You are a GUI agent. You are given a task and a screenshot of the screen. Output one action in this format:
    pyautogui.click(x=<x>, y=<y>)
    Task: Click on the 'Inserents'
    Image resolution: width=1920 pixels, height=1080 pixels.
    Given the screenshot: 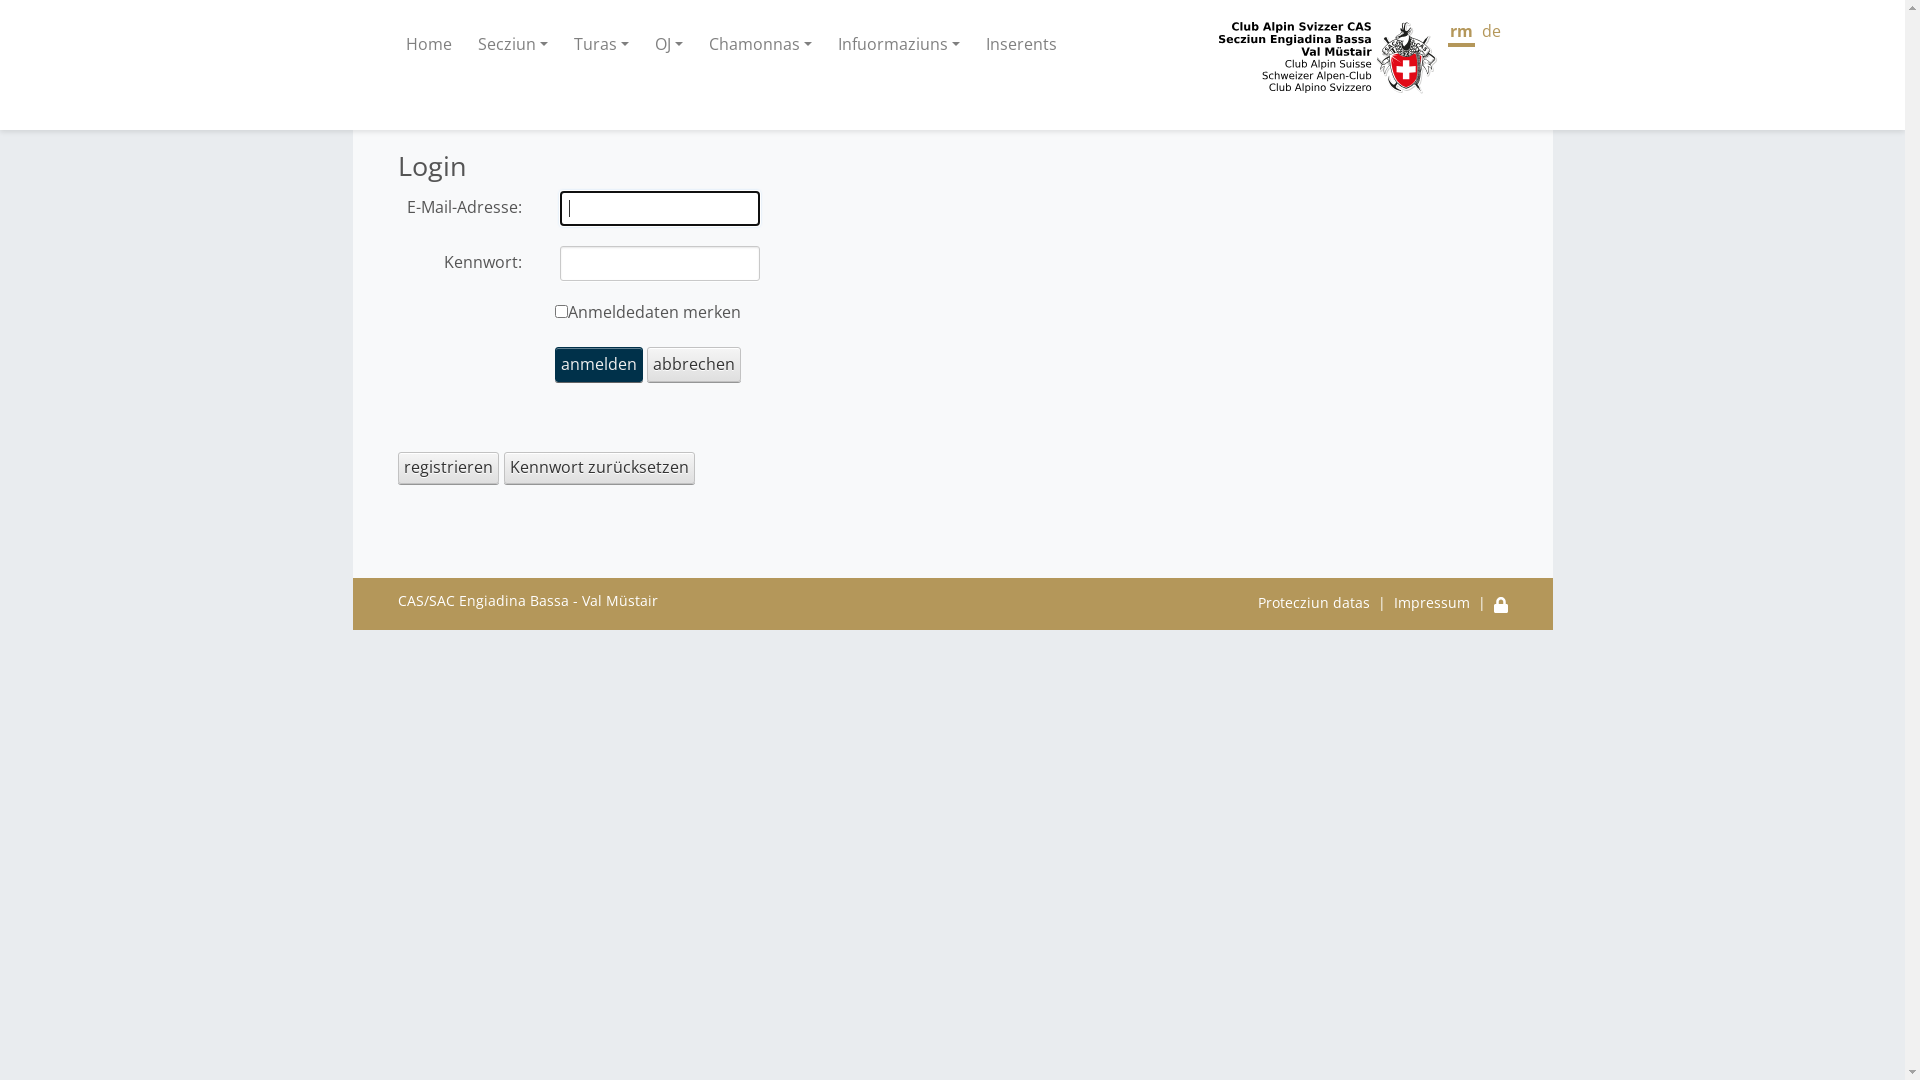 What is the action you would take?
    pyautogui.click(x=1021, y=43)
    